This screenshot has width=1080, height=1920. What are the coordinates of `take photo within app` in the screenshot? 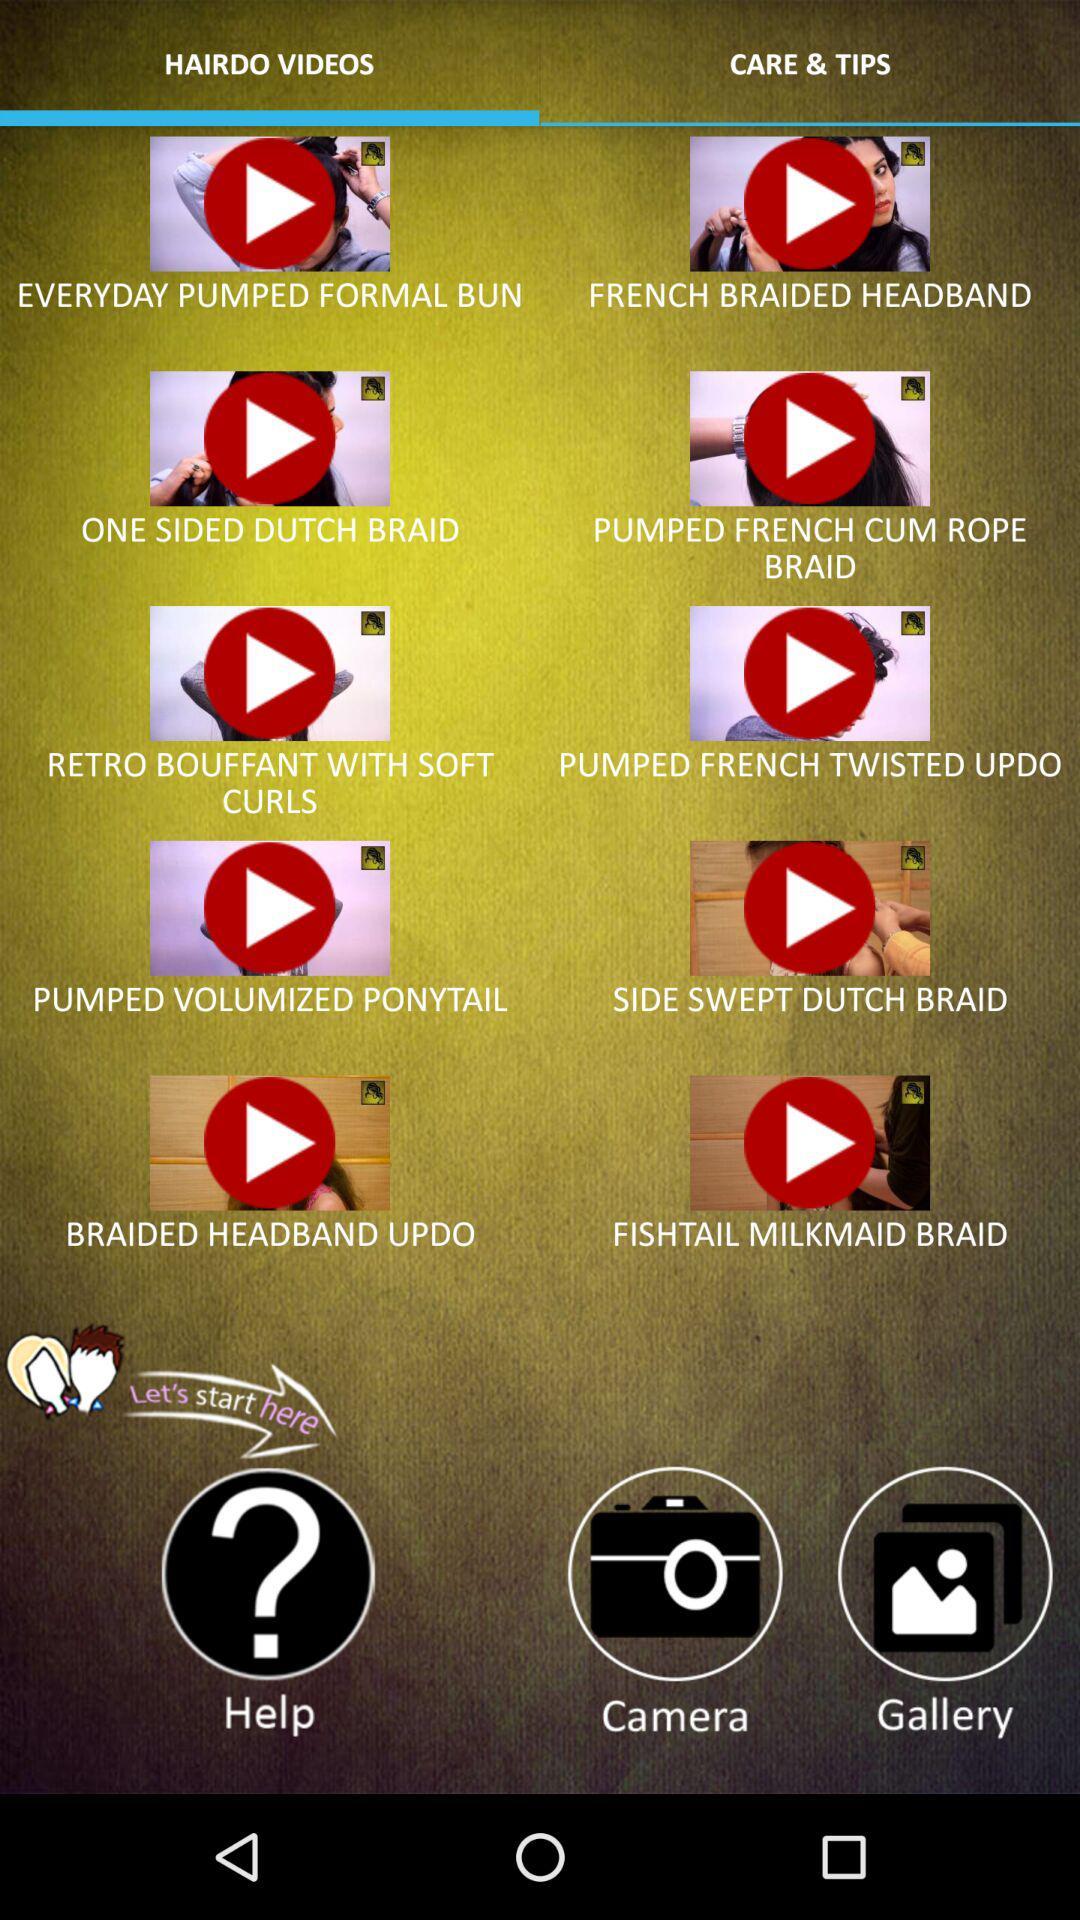 It's located at (674, 1603).